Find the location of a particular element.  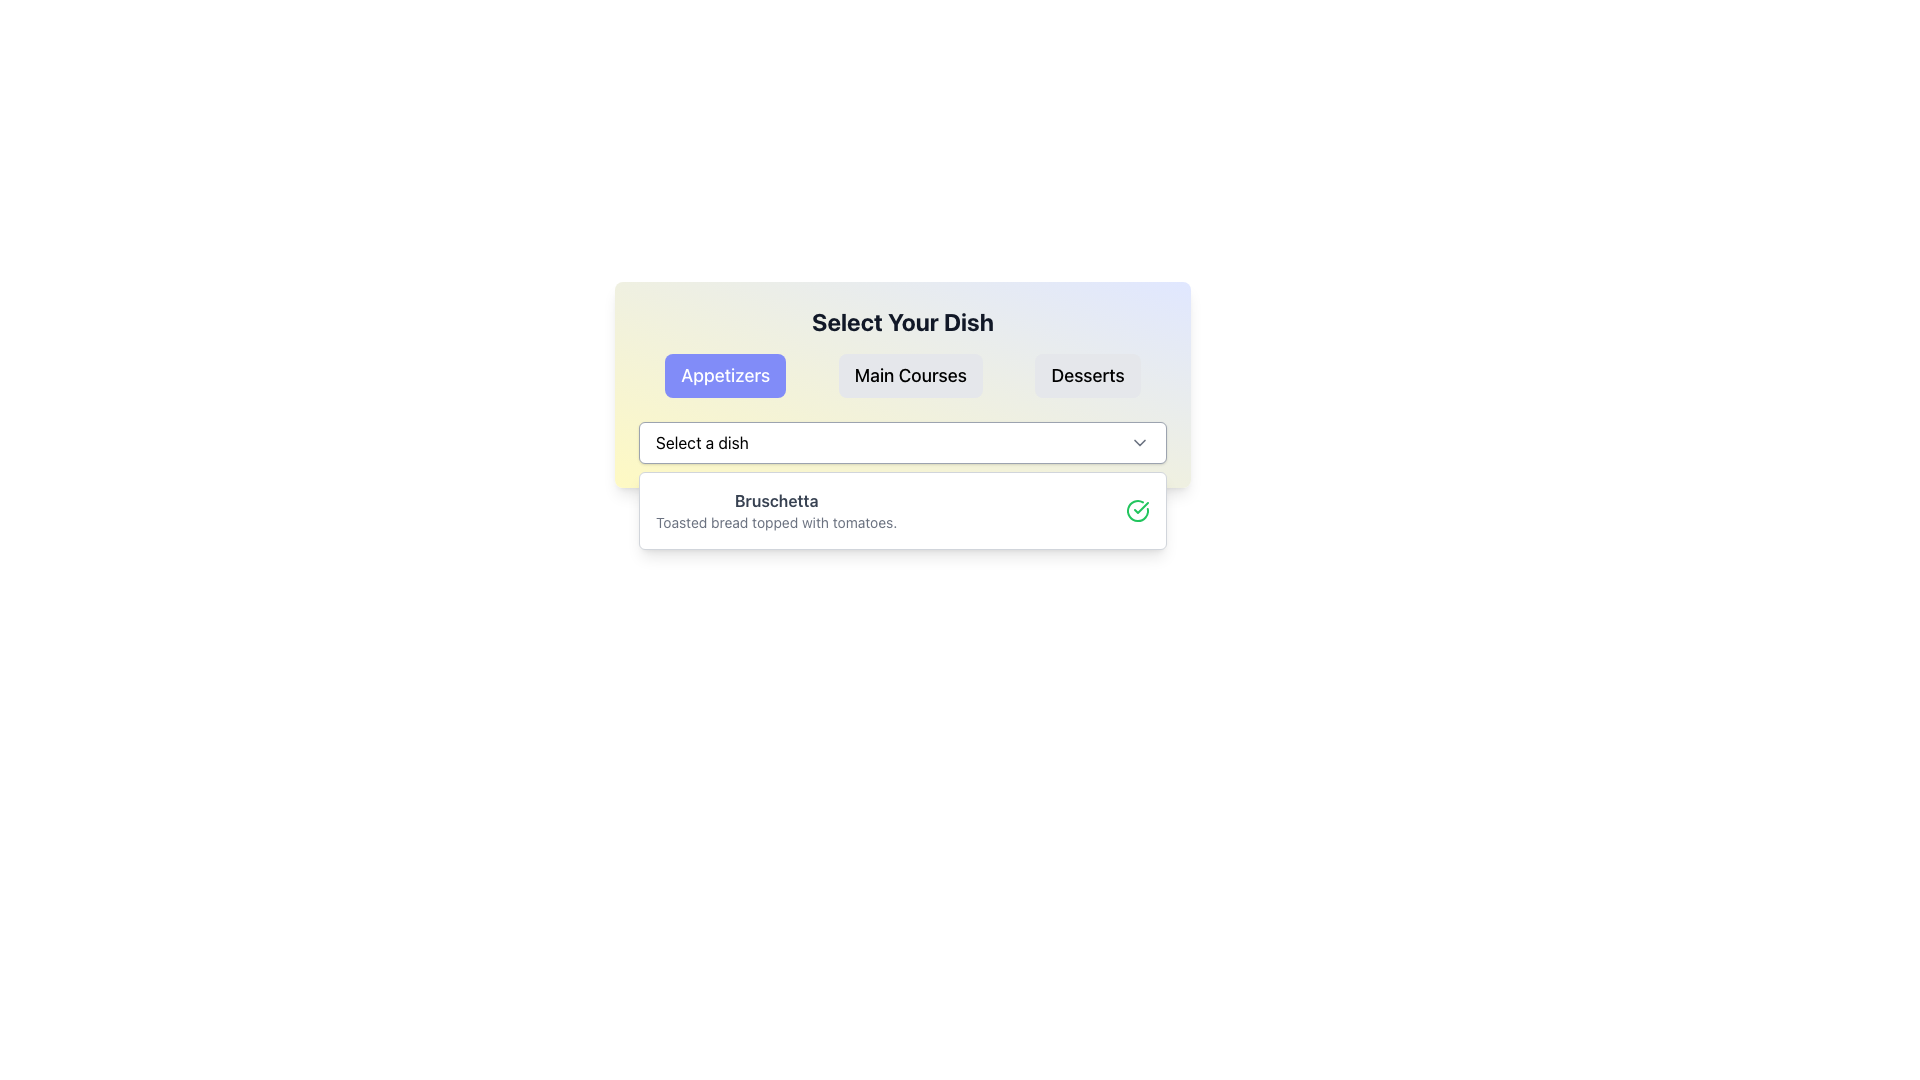

the header text label that introduces the purpose of the dish selection section, located centrally above the options for 'Appetizers', 'Main Courses', and 'Desserts' is located at coordinates (901, 320).